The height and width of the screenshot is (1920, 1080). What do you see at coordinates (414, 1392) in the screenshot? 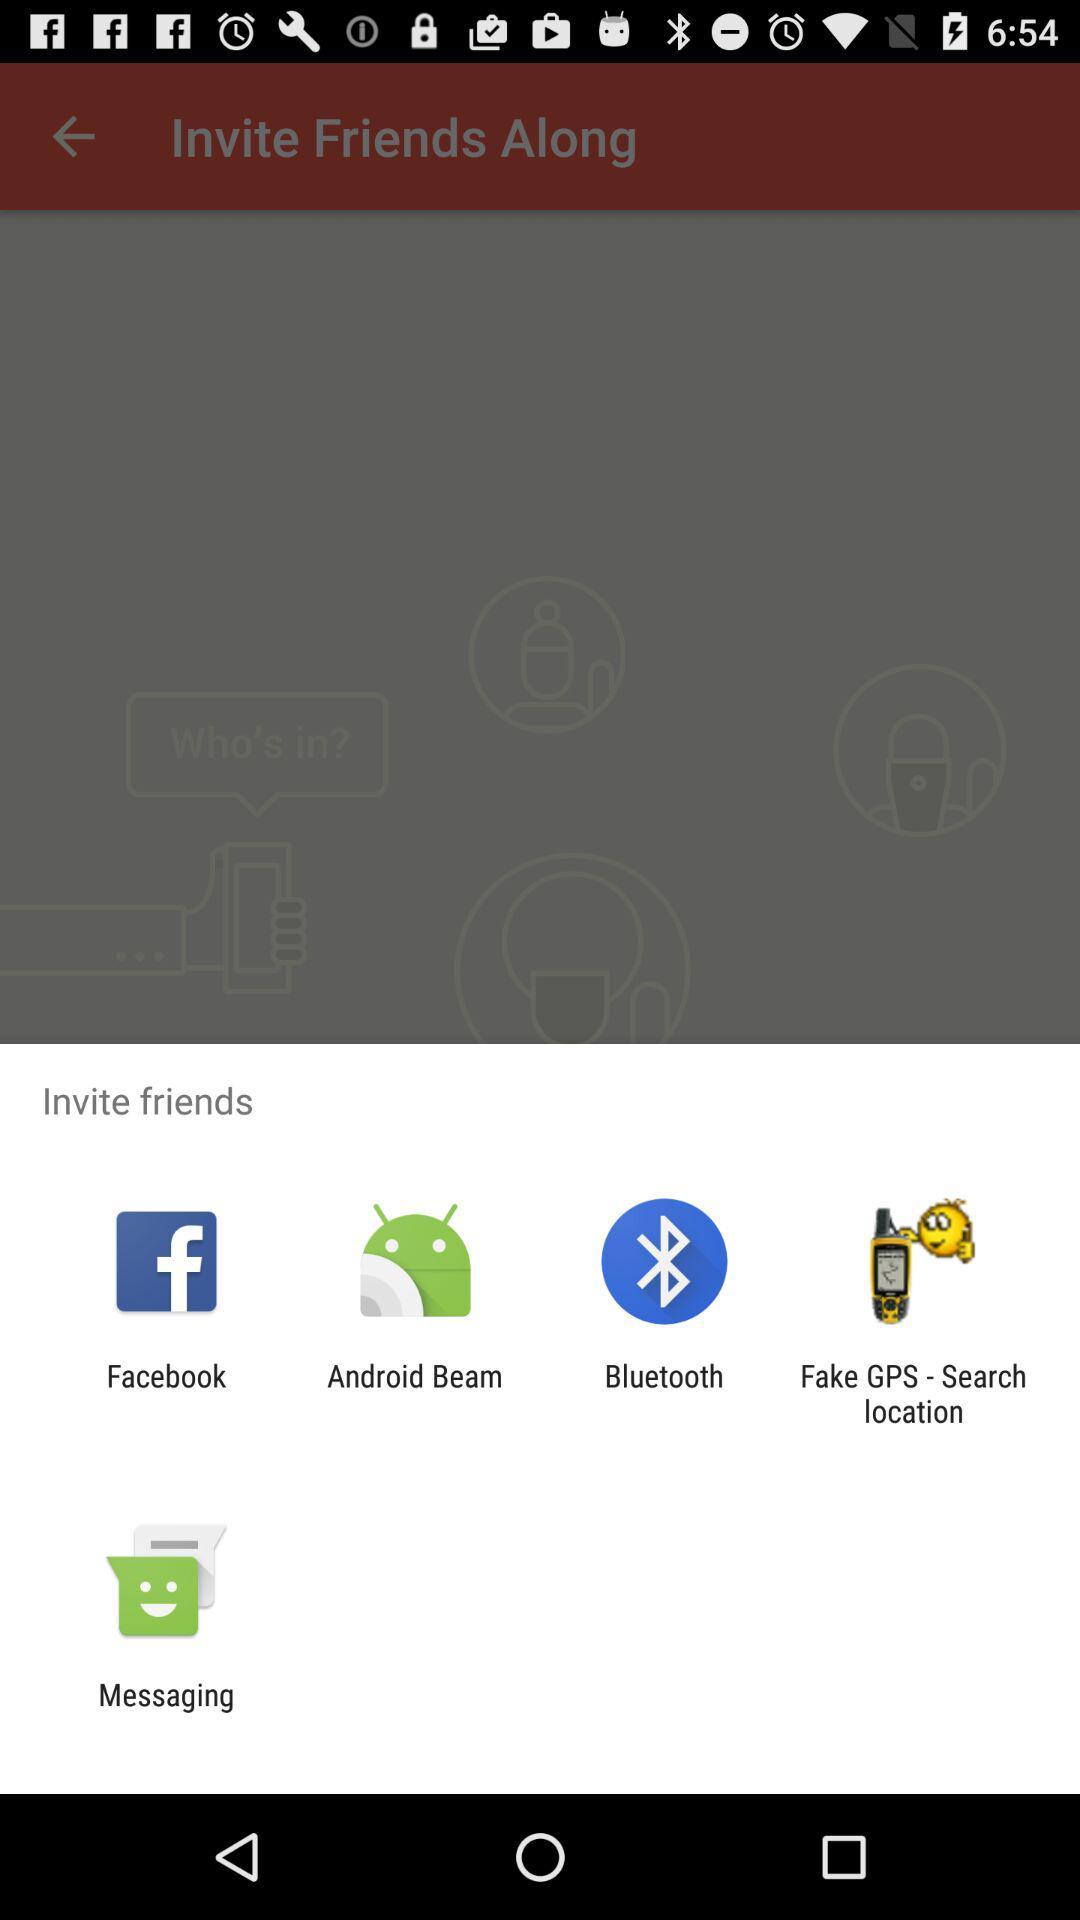
I see `icon next to the facebook item` at bounding box center [414, 1392].